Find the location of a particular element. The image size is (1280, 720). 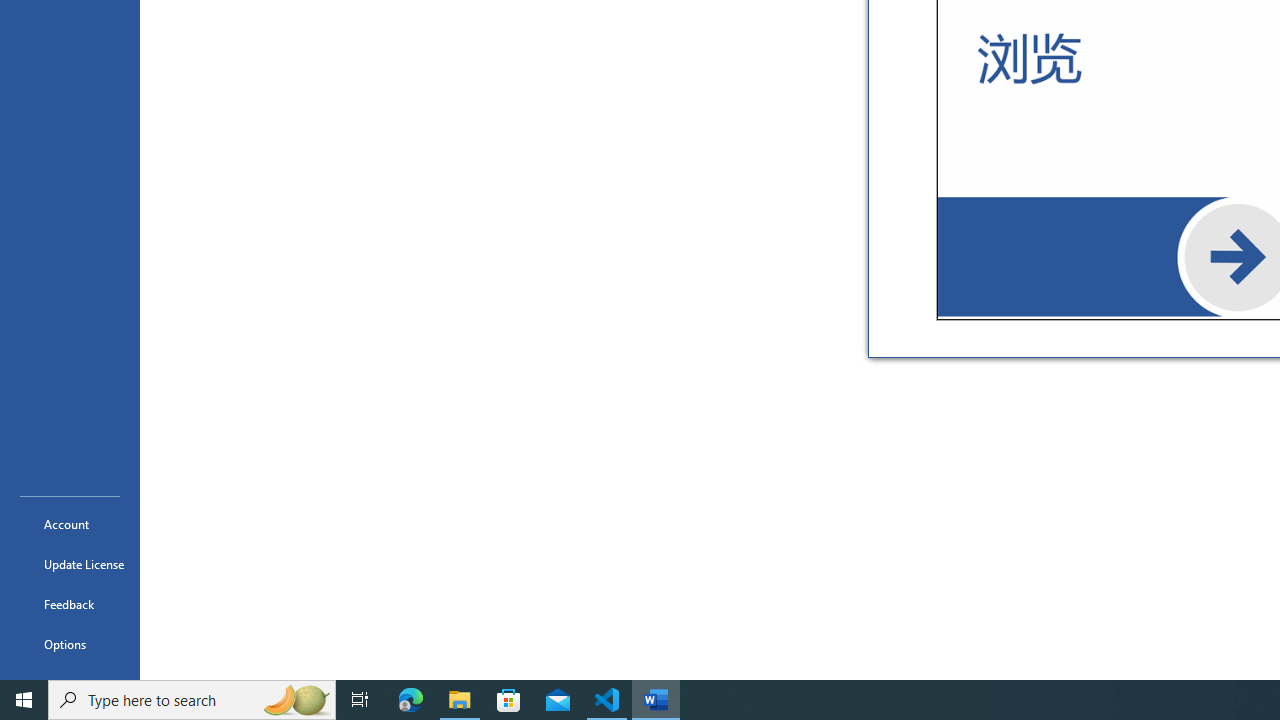

'Update License' is located at coordinates (69, 564).